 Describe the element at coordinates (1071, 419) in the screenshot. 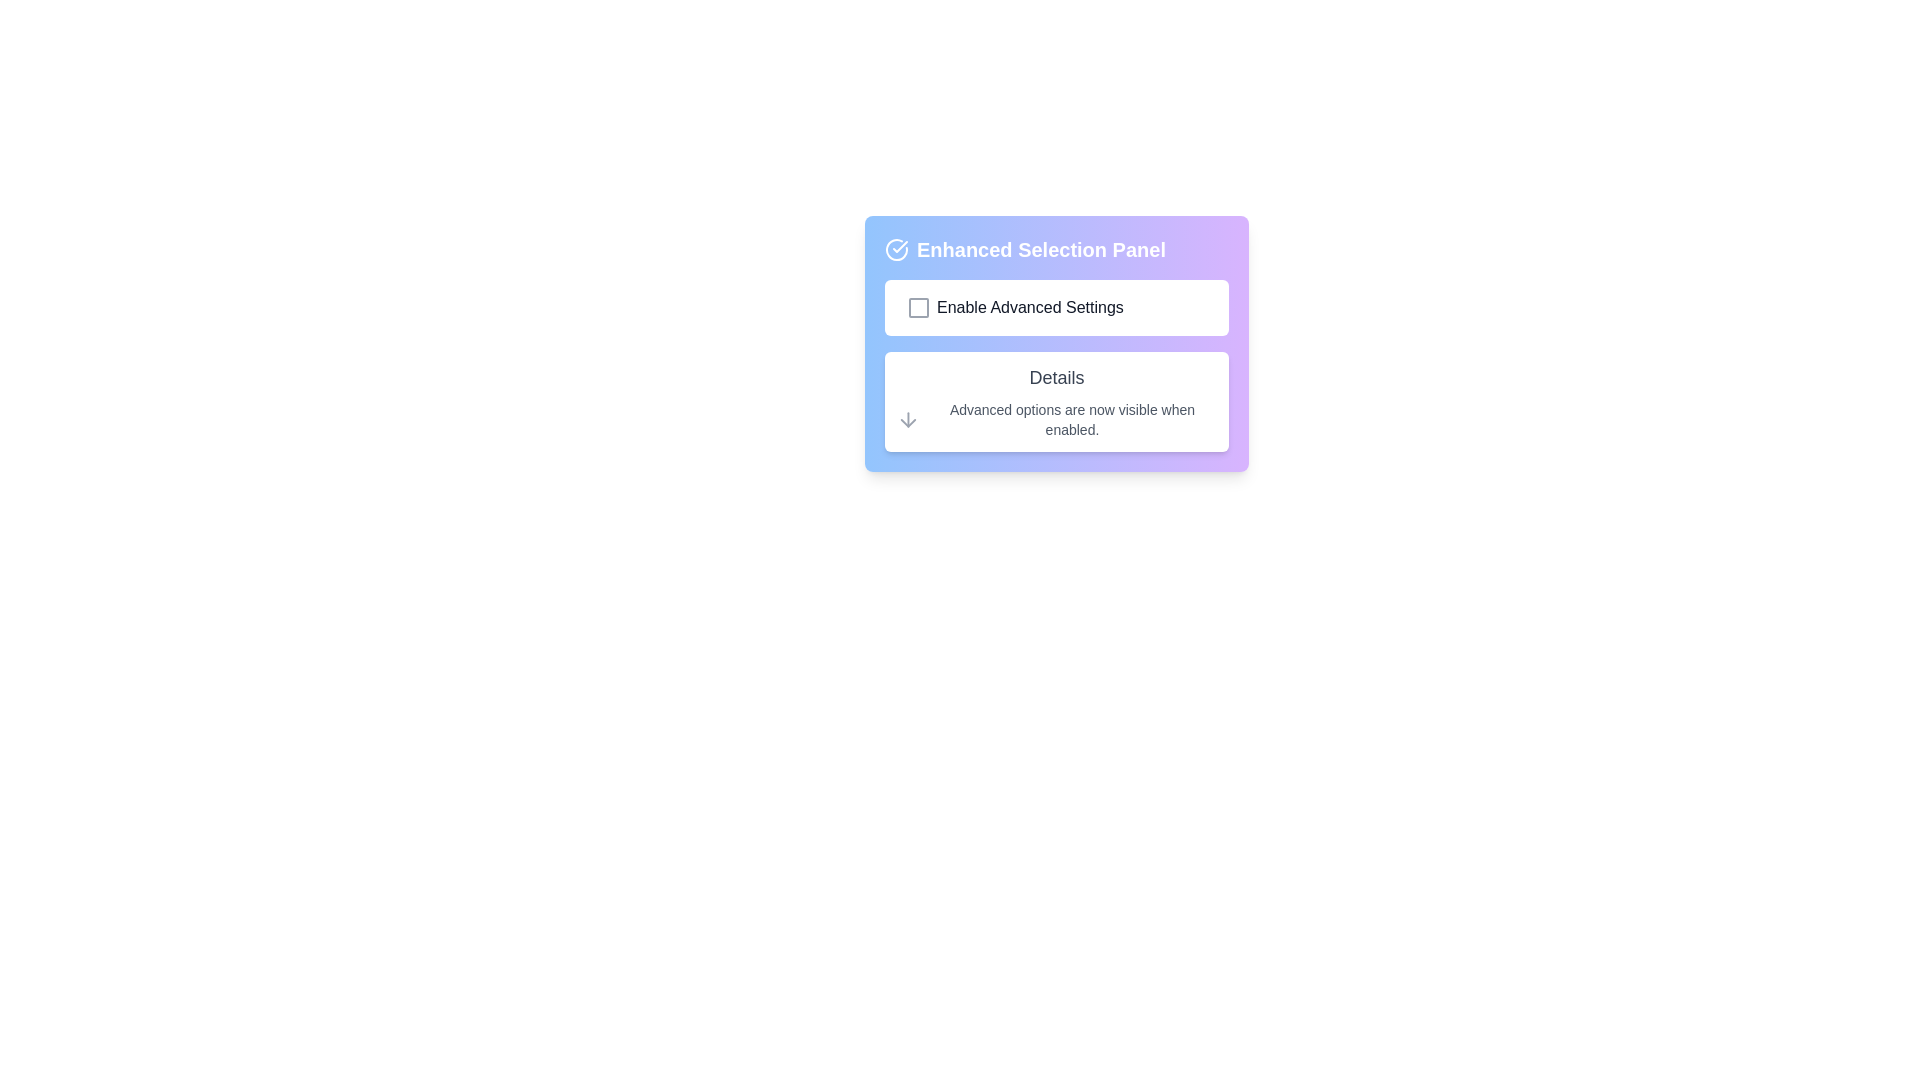

I see `the static text display providing contextual information related to the 'Advanced options' functionality, located in the lower portion of the 'Enhanced Selection Panel'` at that location.